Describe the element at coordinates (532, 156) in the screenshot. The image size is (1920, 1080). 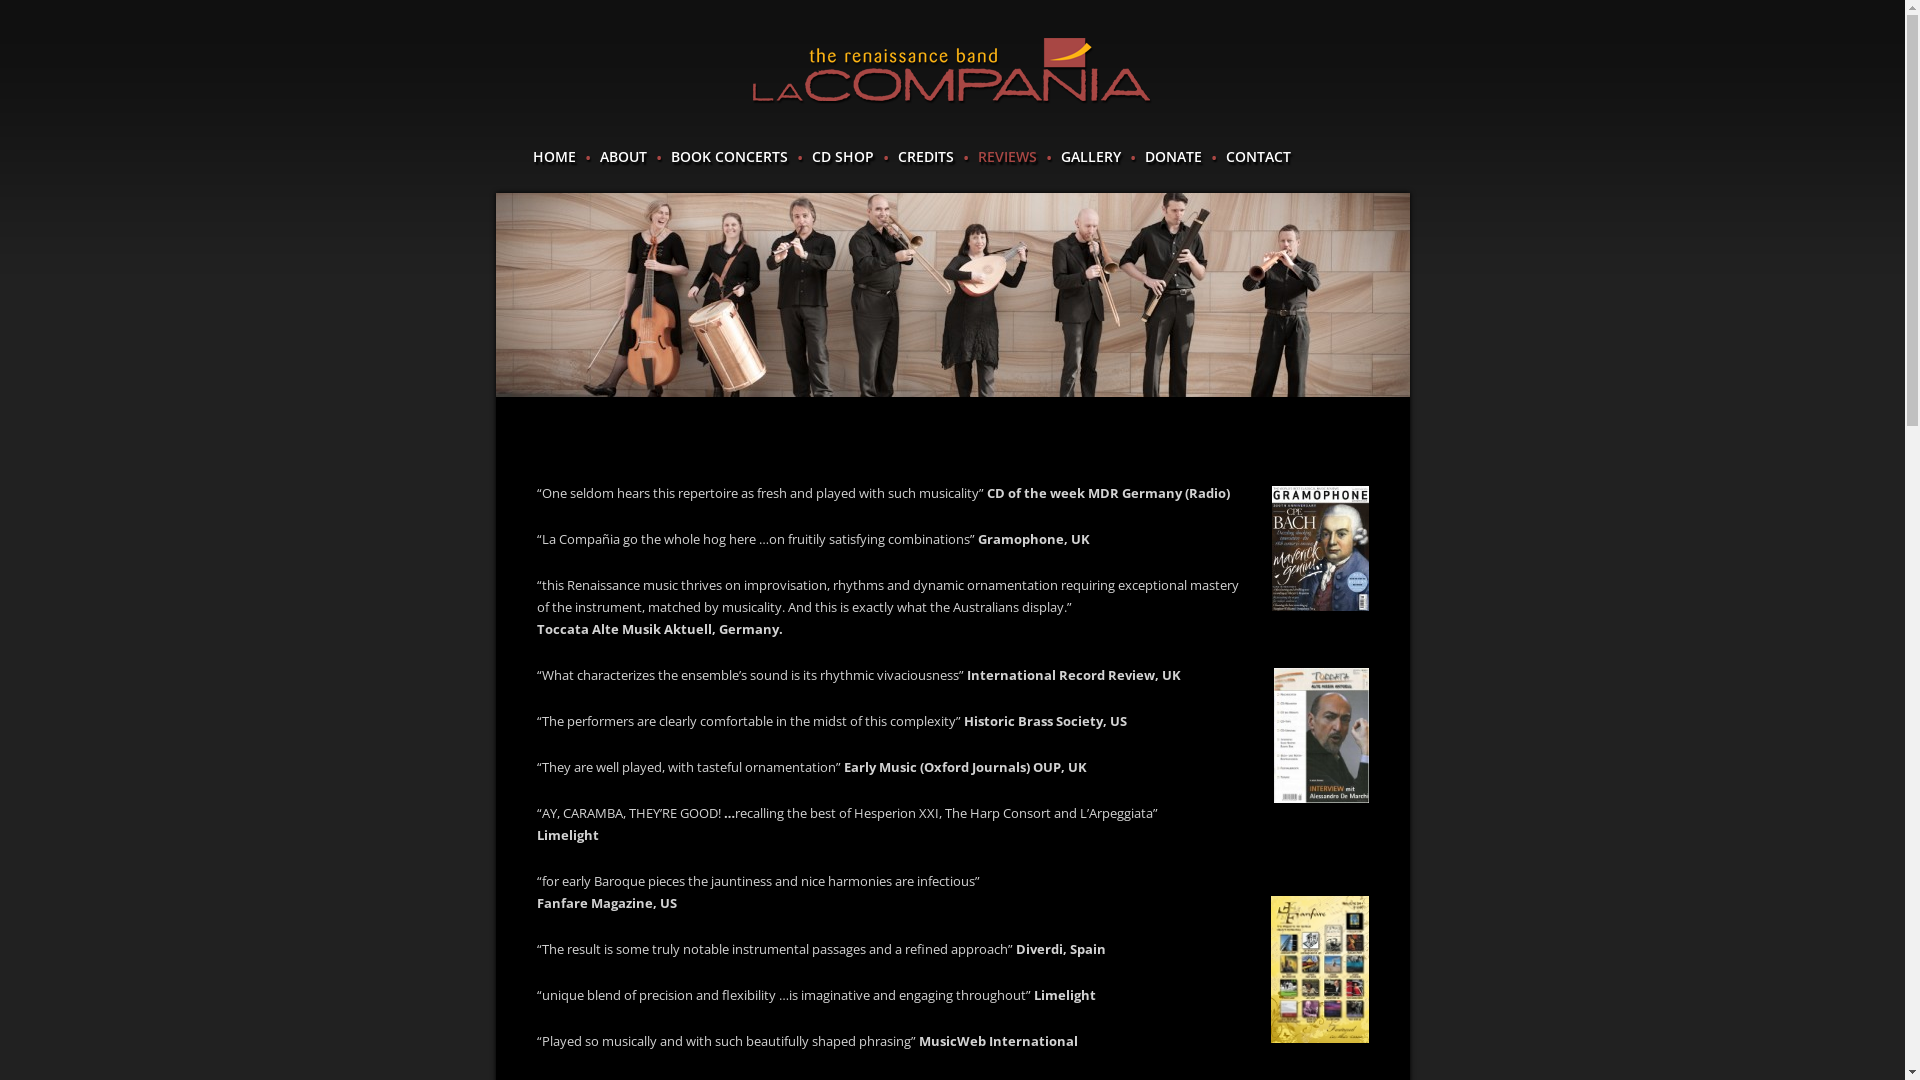
I see `'HOME'` at that location.